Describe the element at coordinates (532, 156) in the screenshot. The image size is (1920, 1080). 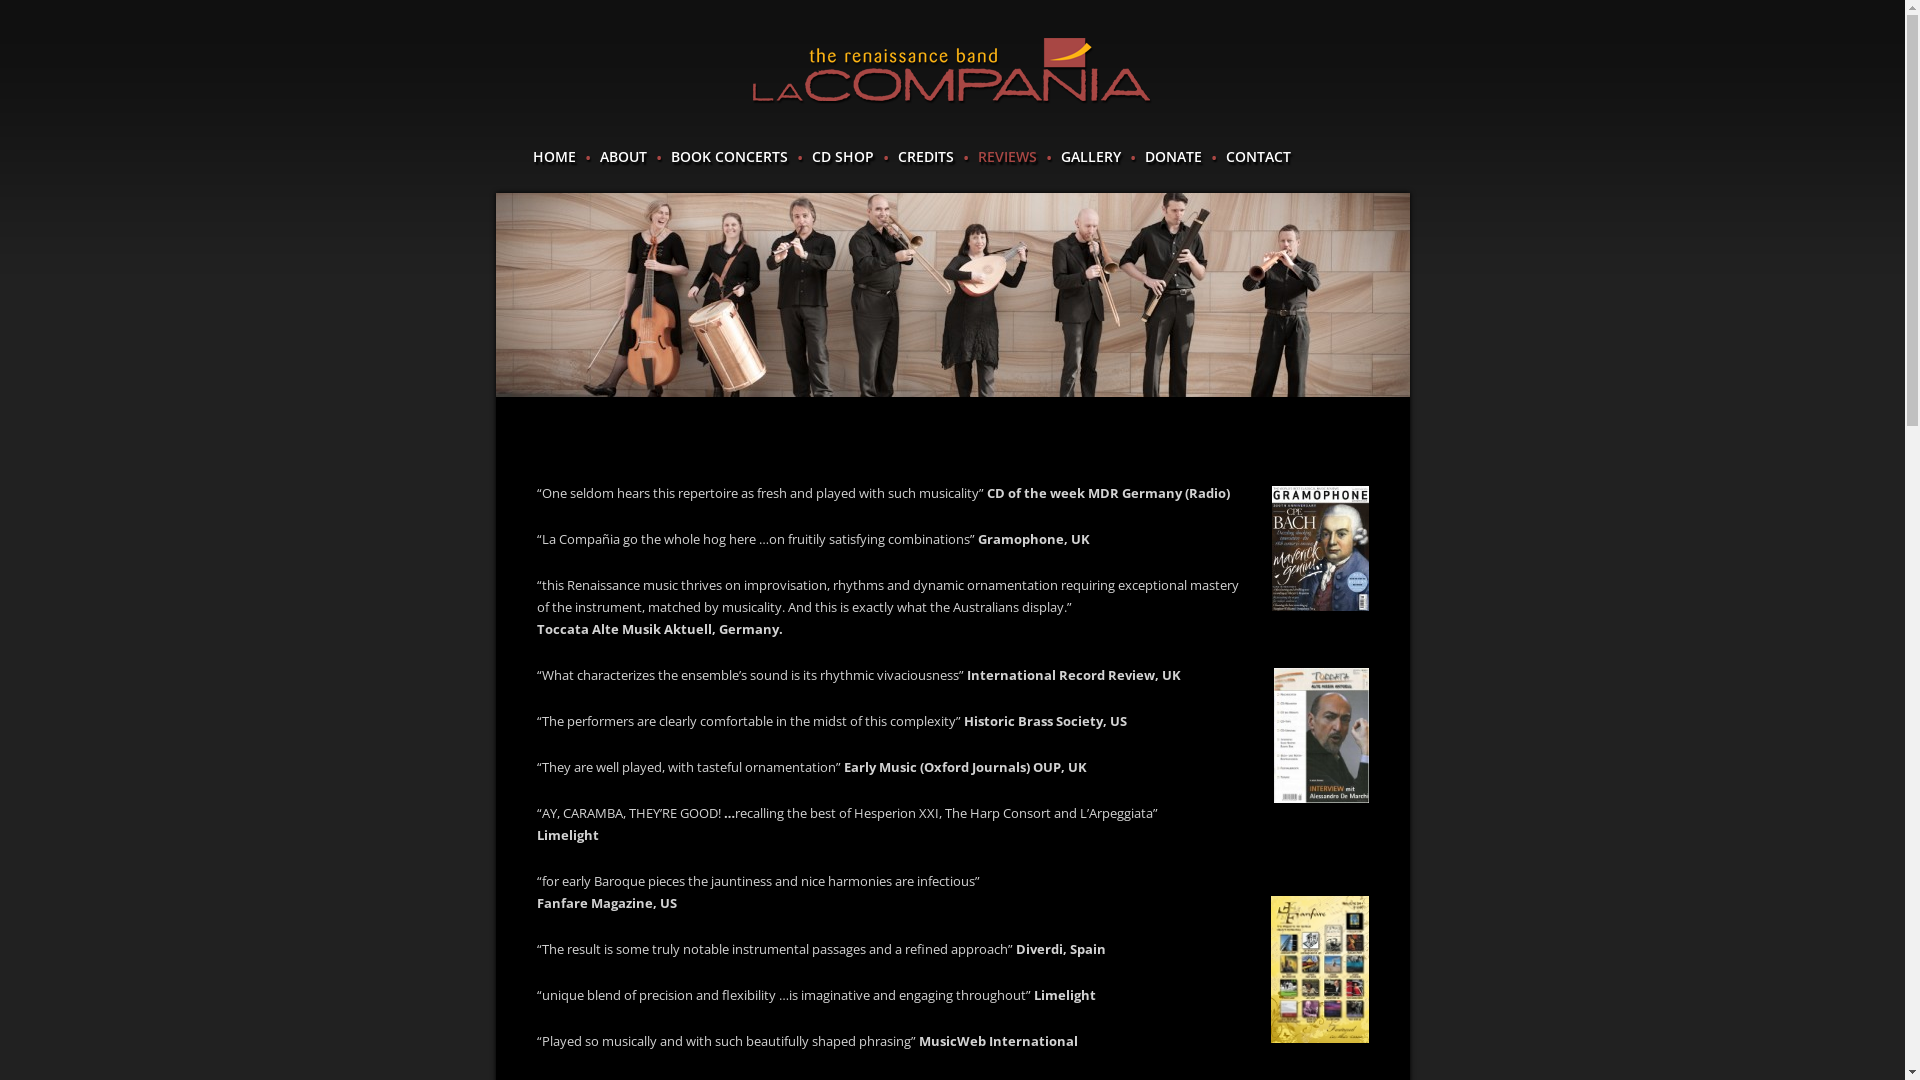
I see `'HOME'` at that location.